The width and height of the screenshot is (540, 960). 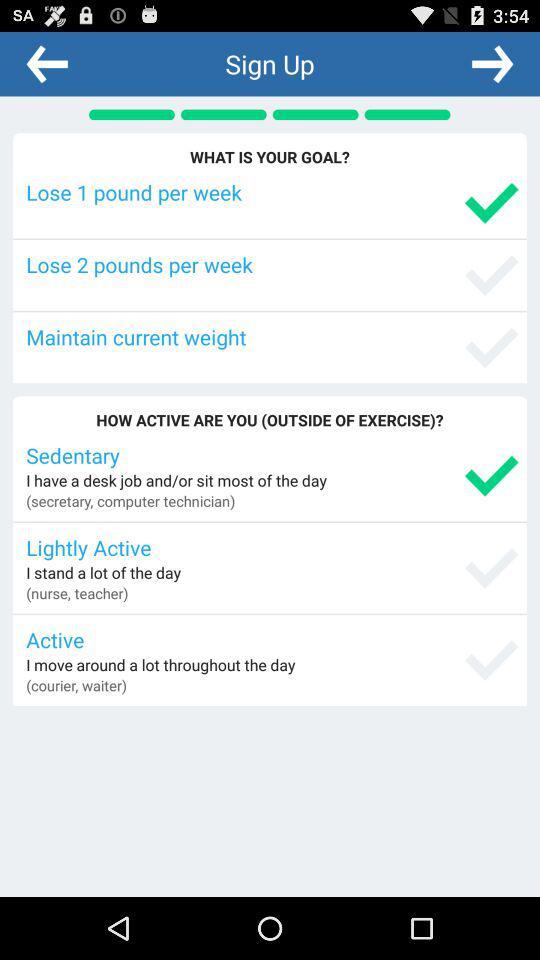 I want to click on previous, so click(x=47, y=63).